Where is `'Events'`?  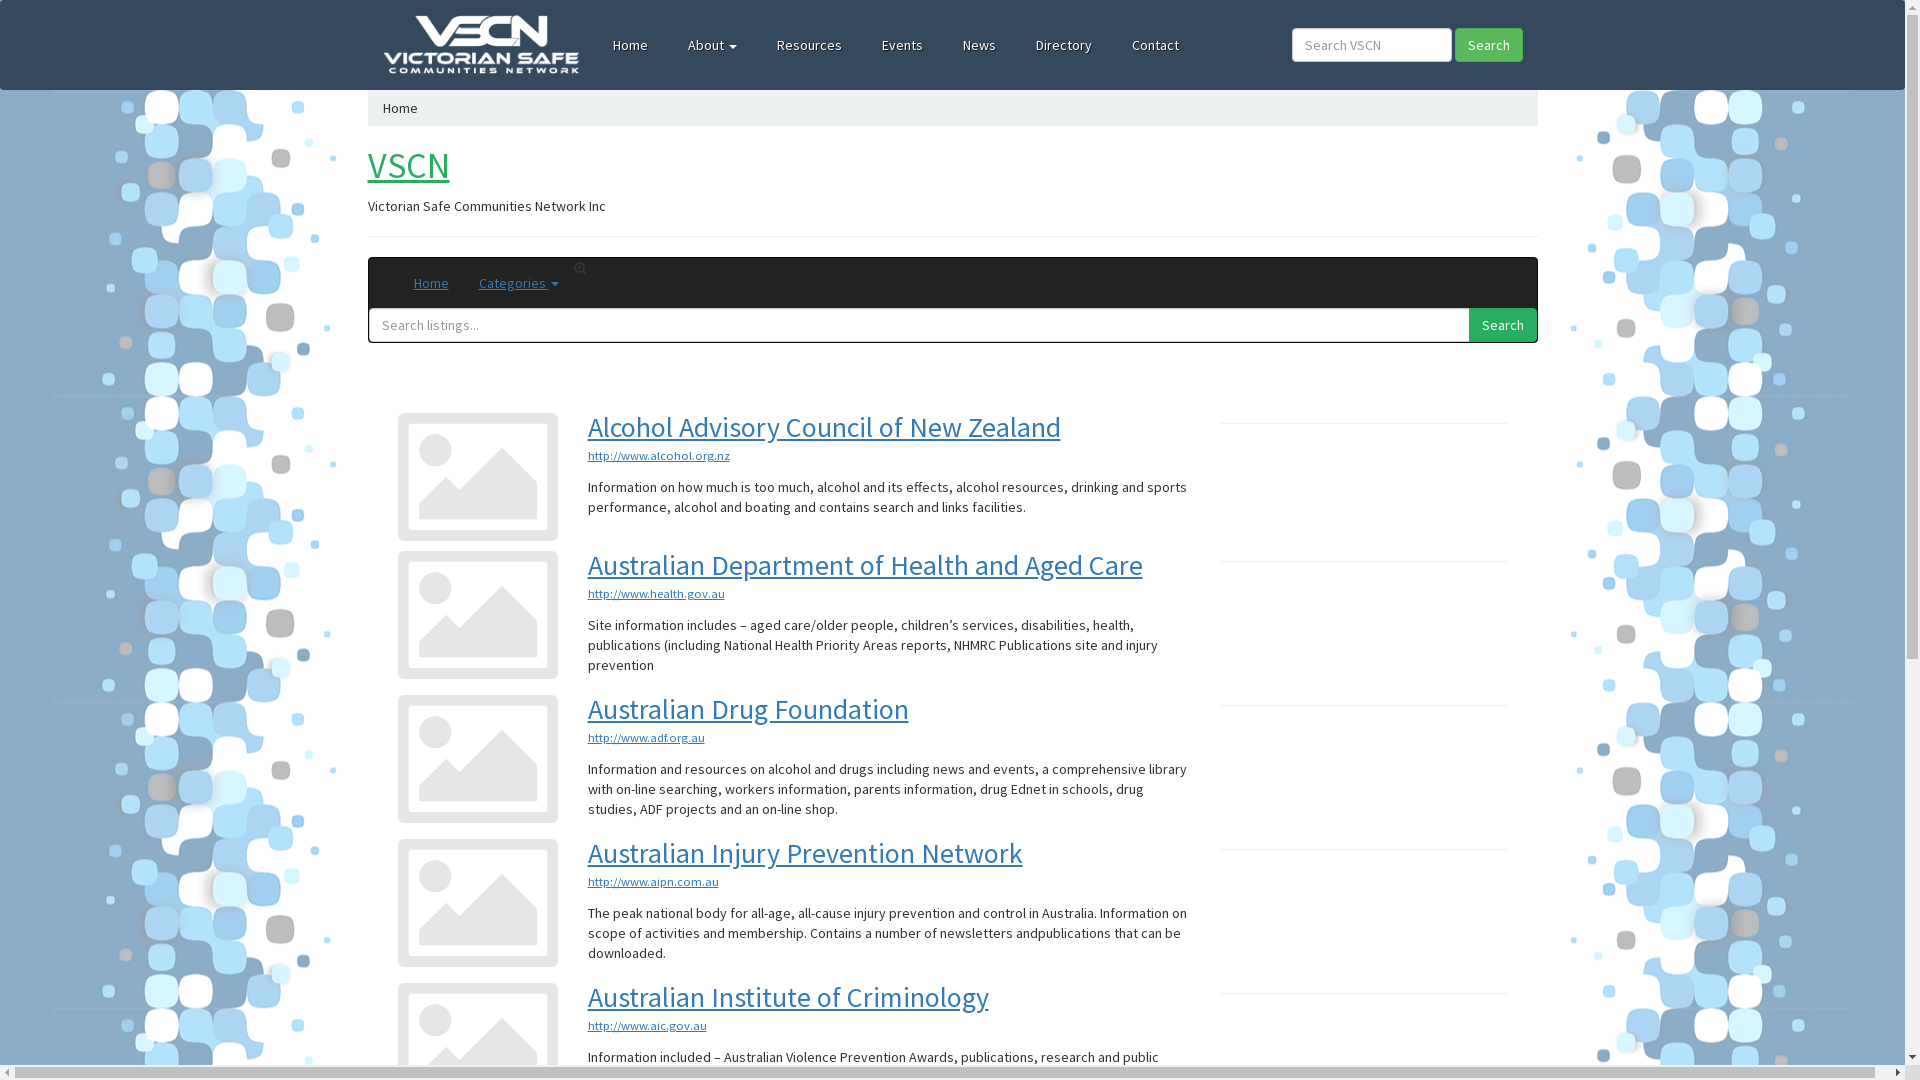
'Events' is located at coordinates (901, 45).